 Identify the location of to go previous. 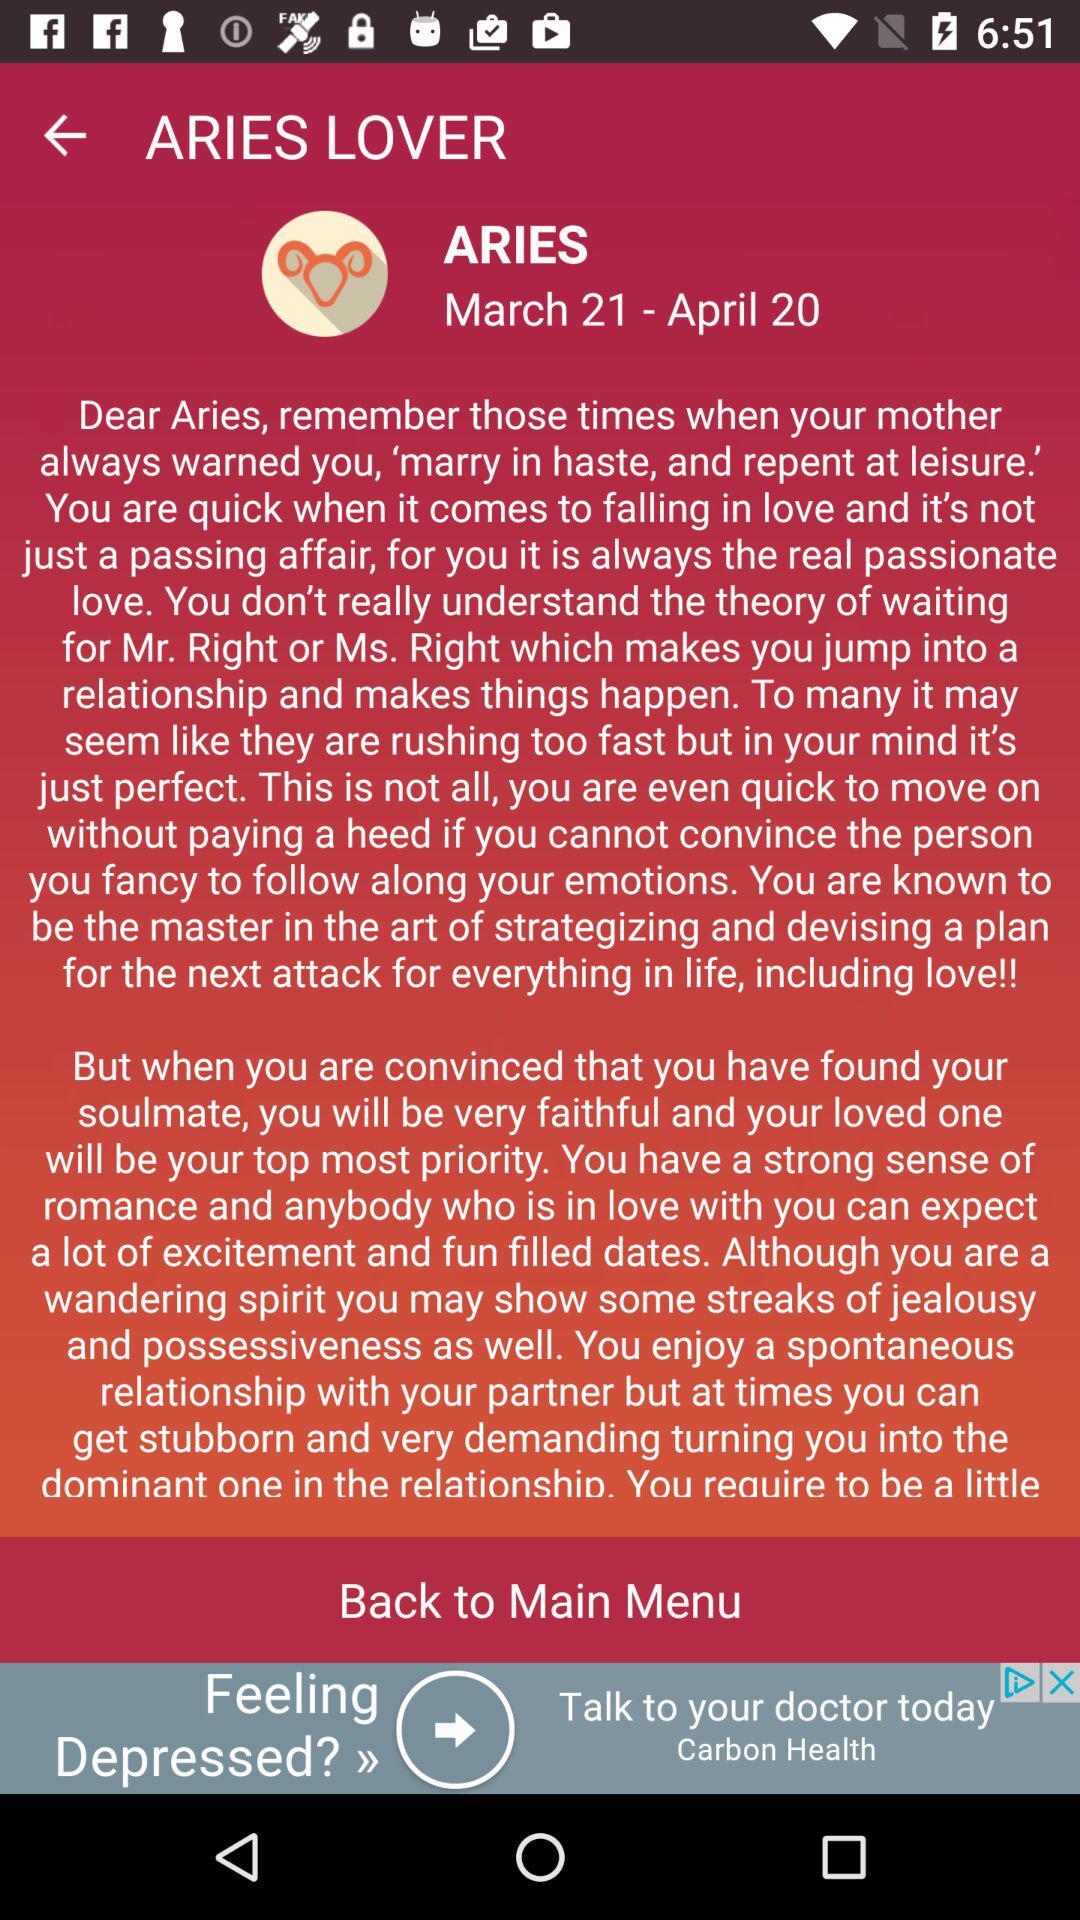
(63, 134).